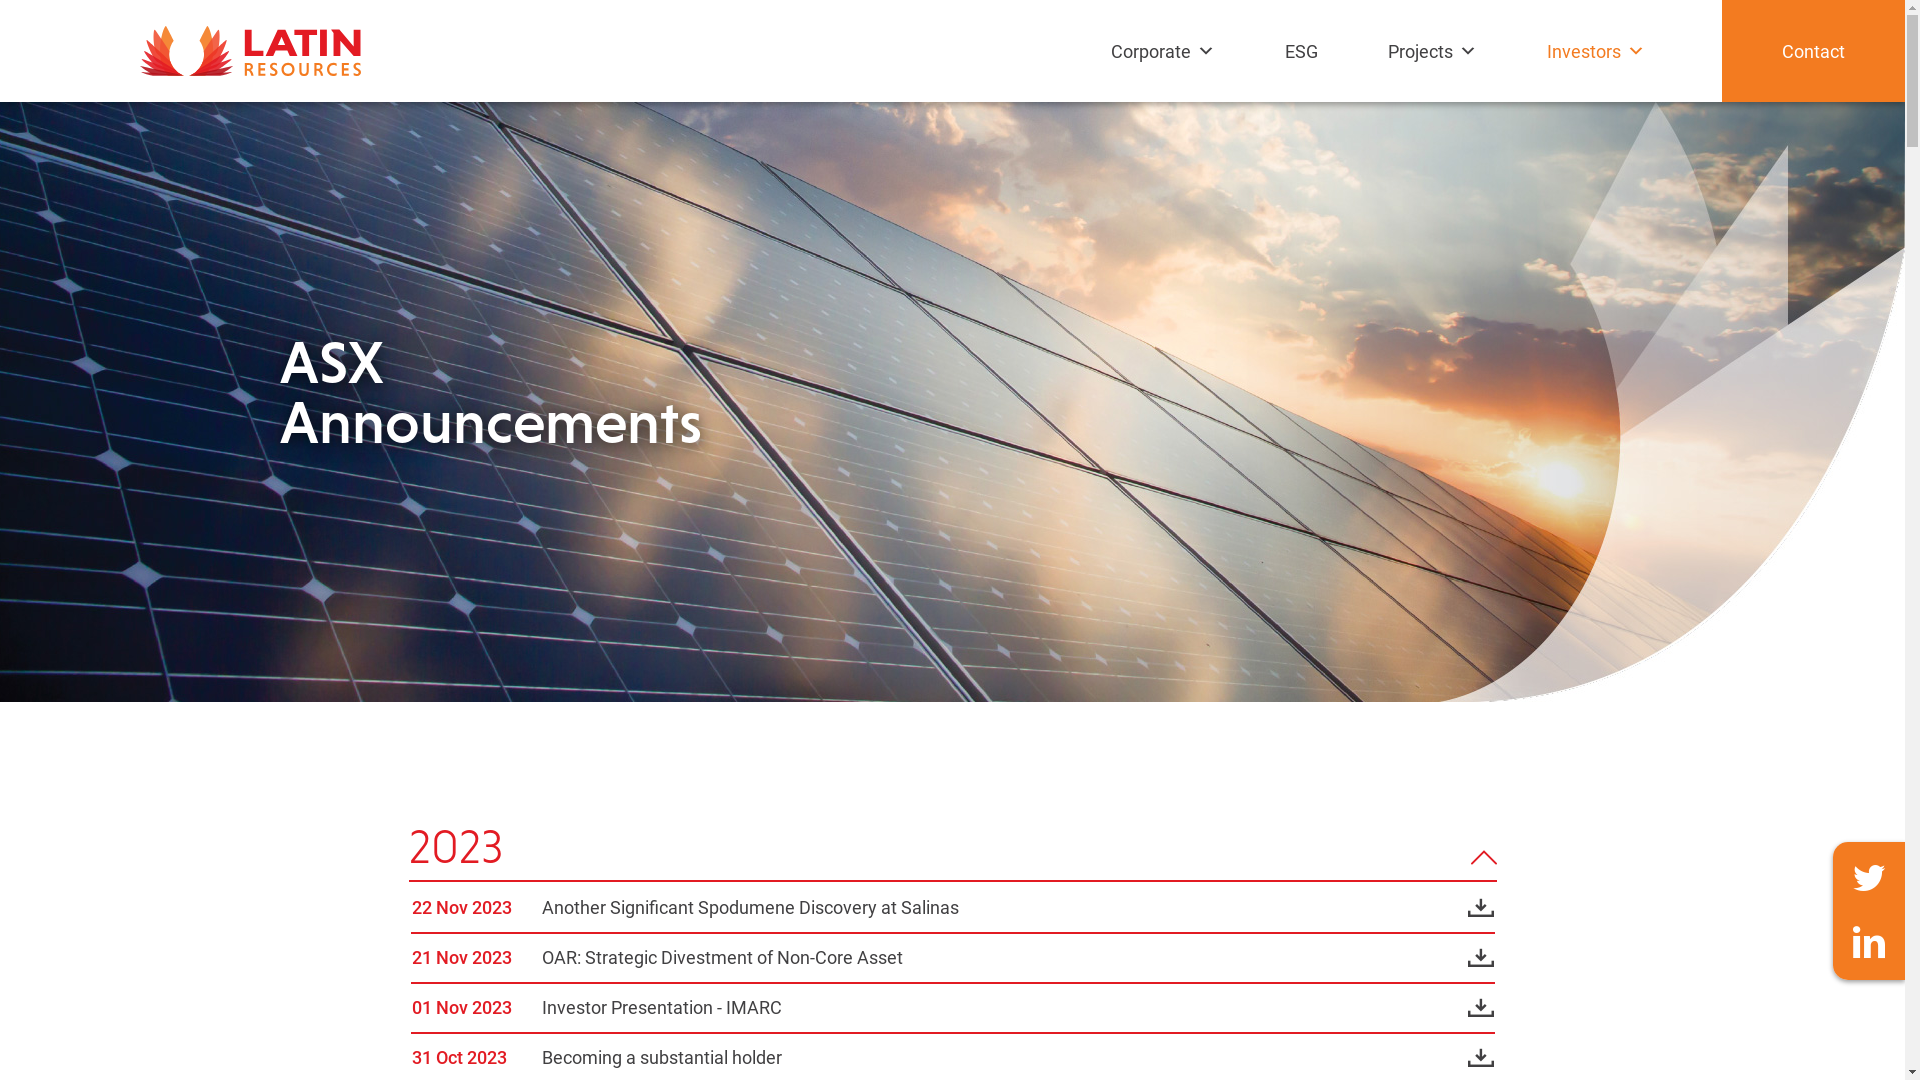 The width and height of the screenshot is (1920, 1080). What do you see at coordinates (1306, 69) in the screenshot?
I see `'ESG'` at bounding box center [1306, 69].